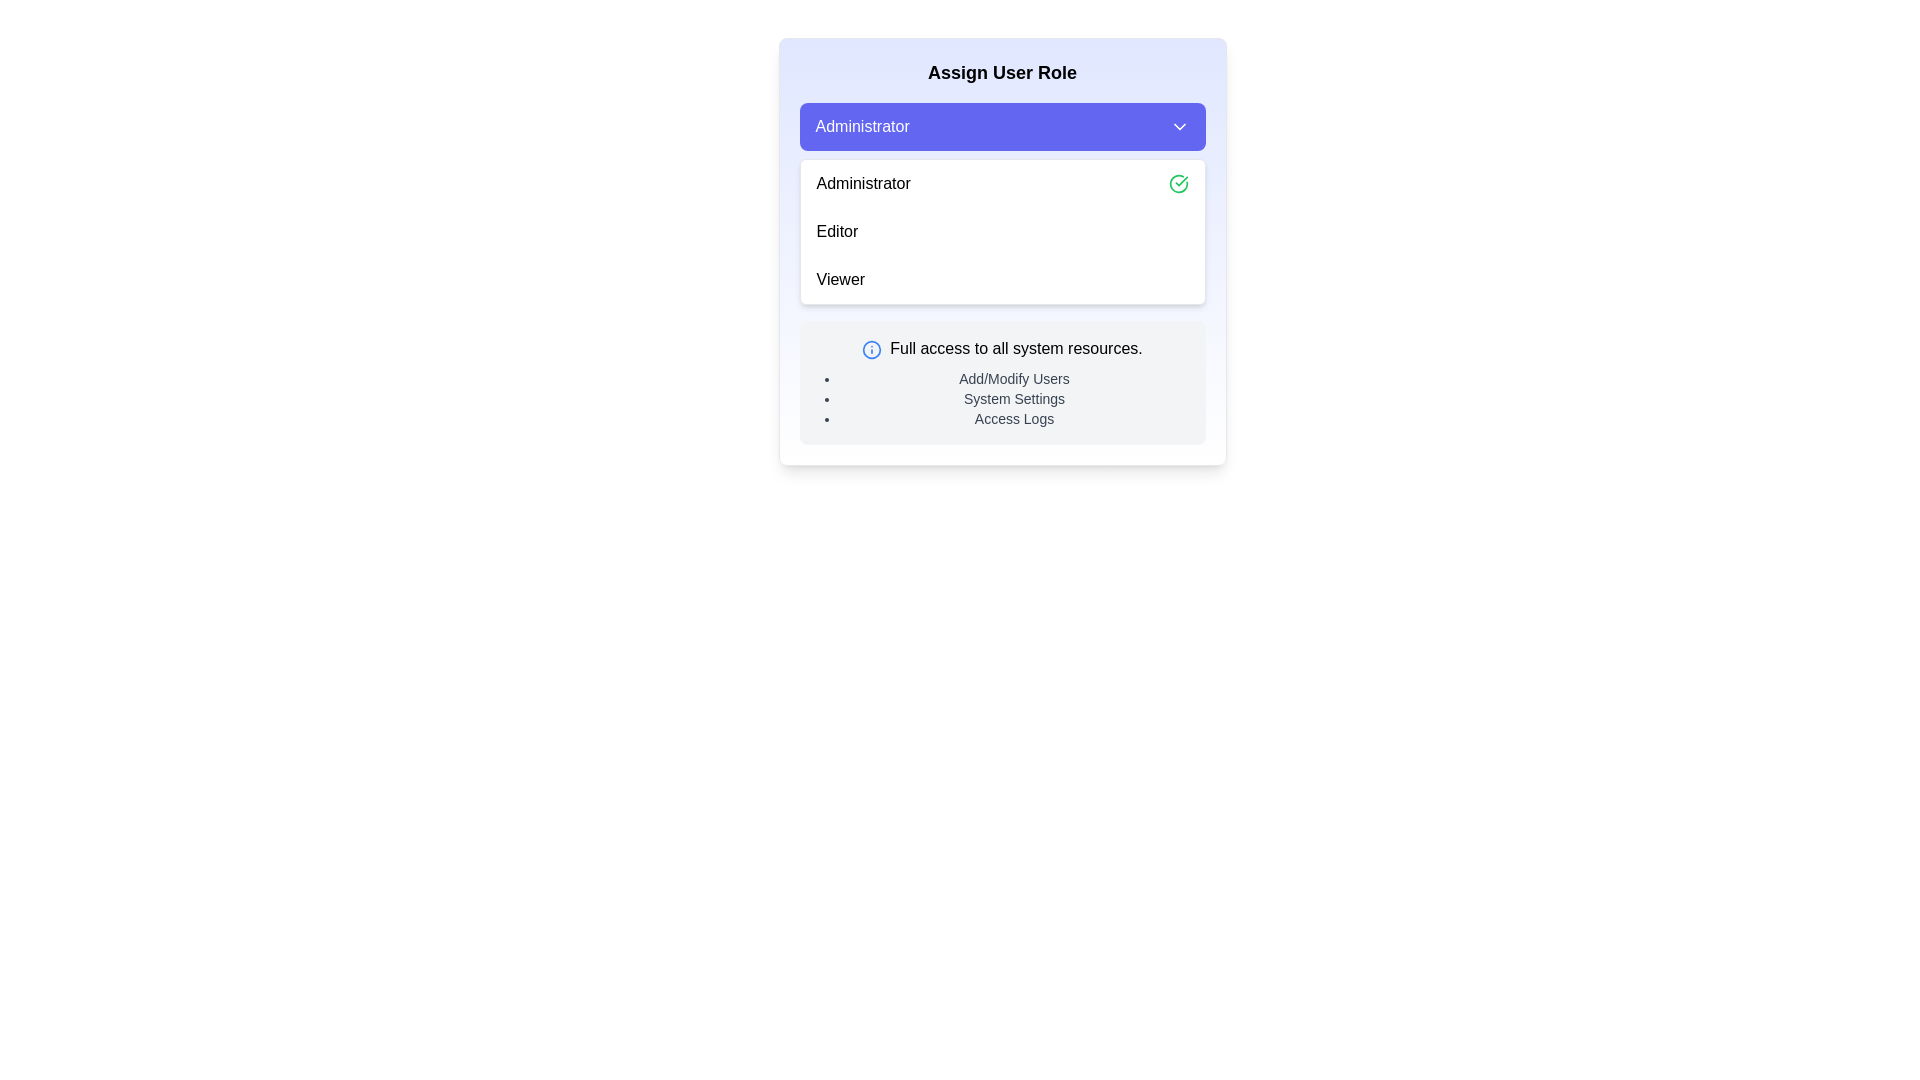  I want to click on the green circular icon with a checkmark inside, located to the right of the 'Administrator' text in the dropdown menu, so click(1178, 184).